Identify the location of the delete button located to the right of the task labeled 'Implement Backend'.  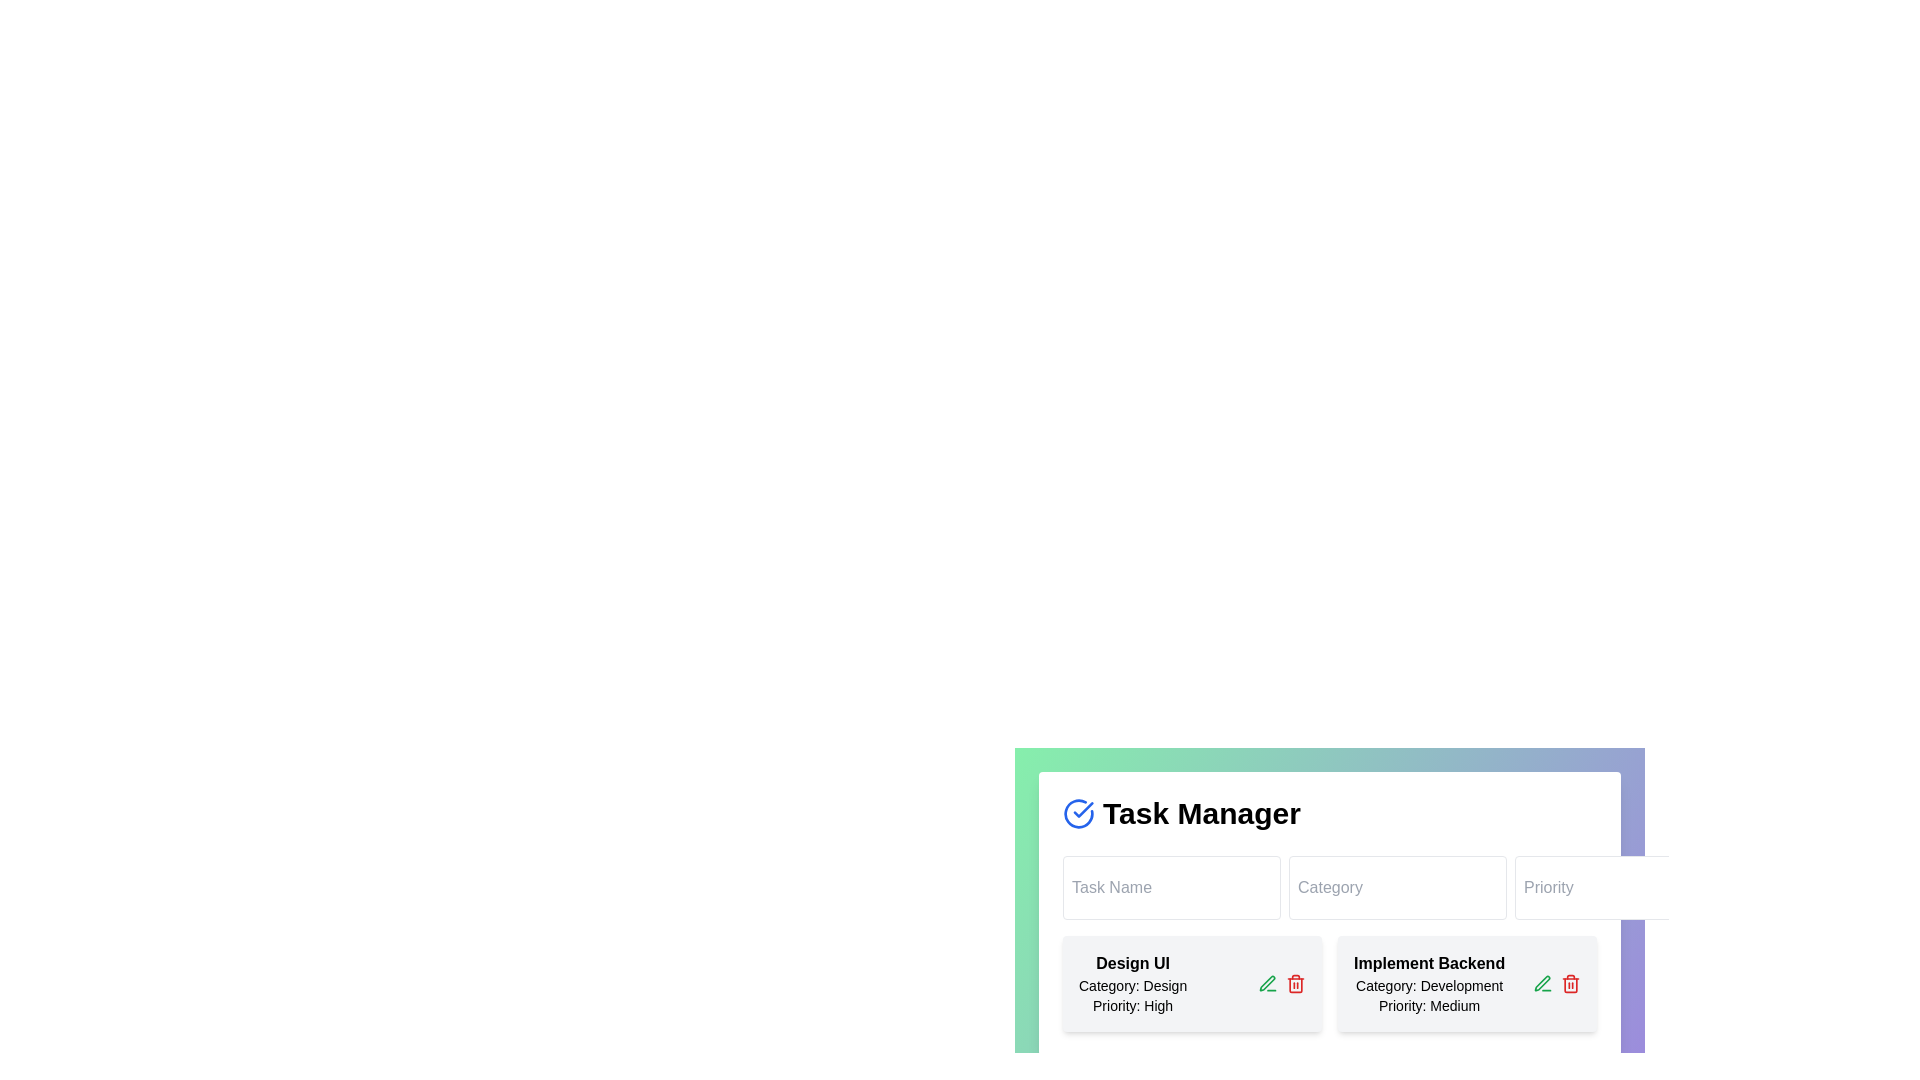
(1569, 982).